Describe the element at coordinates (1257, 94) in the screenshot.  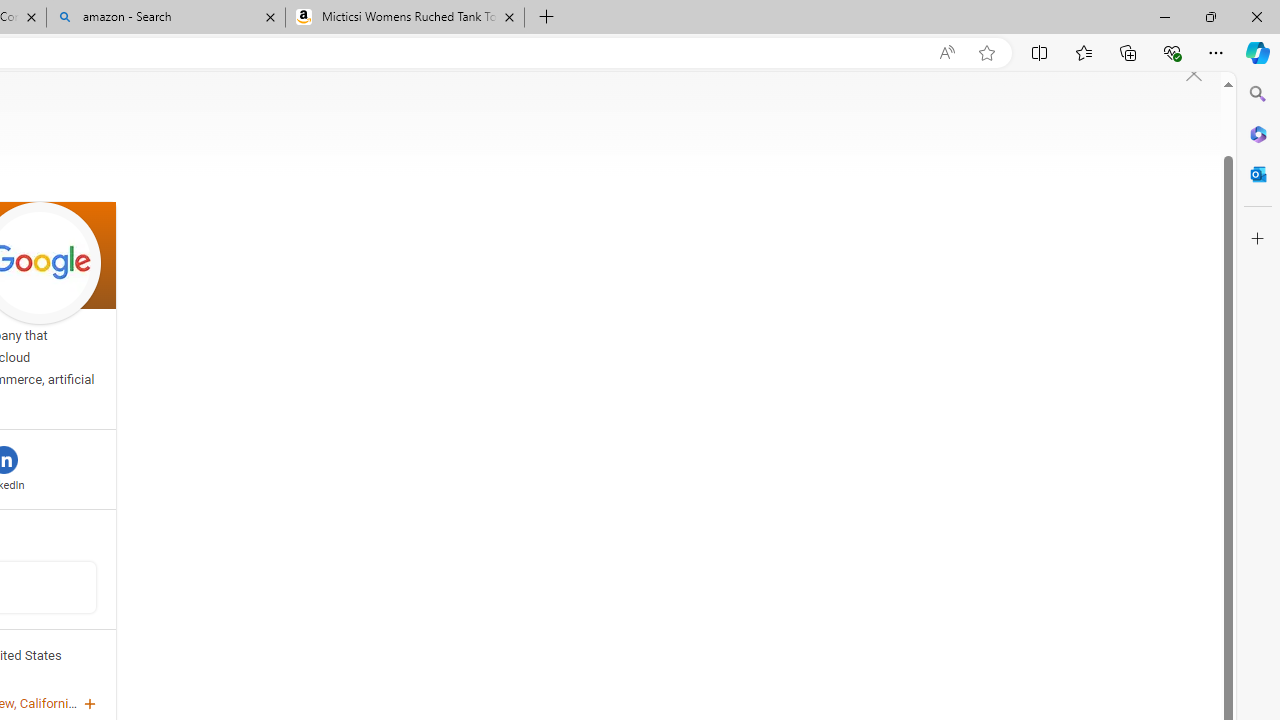
I see `'Search'` at that location.